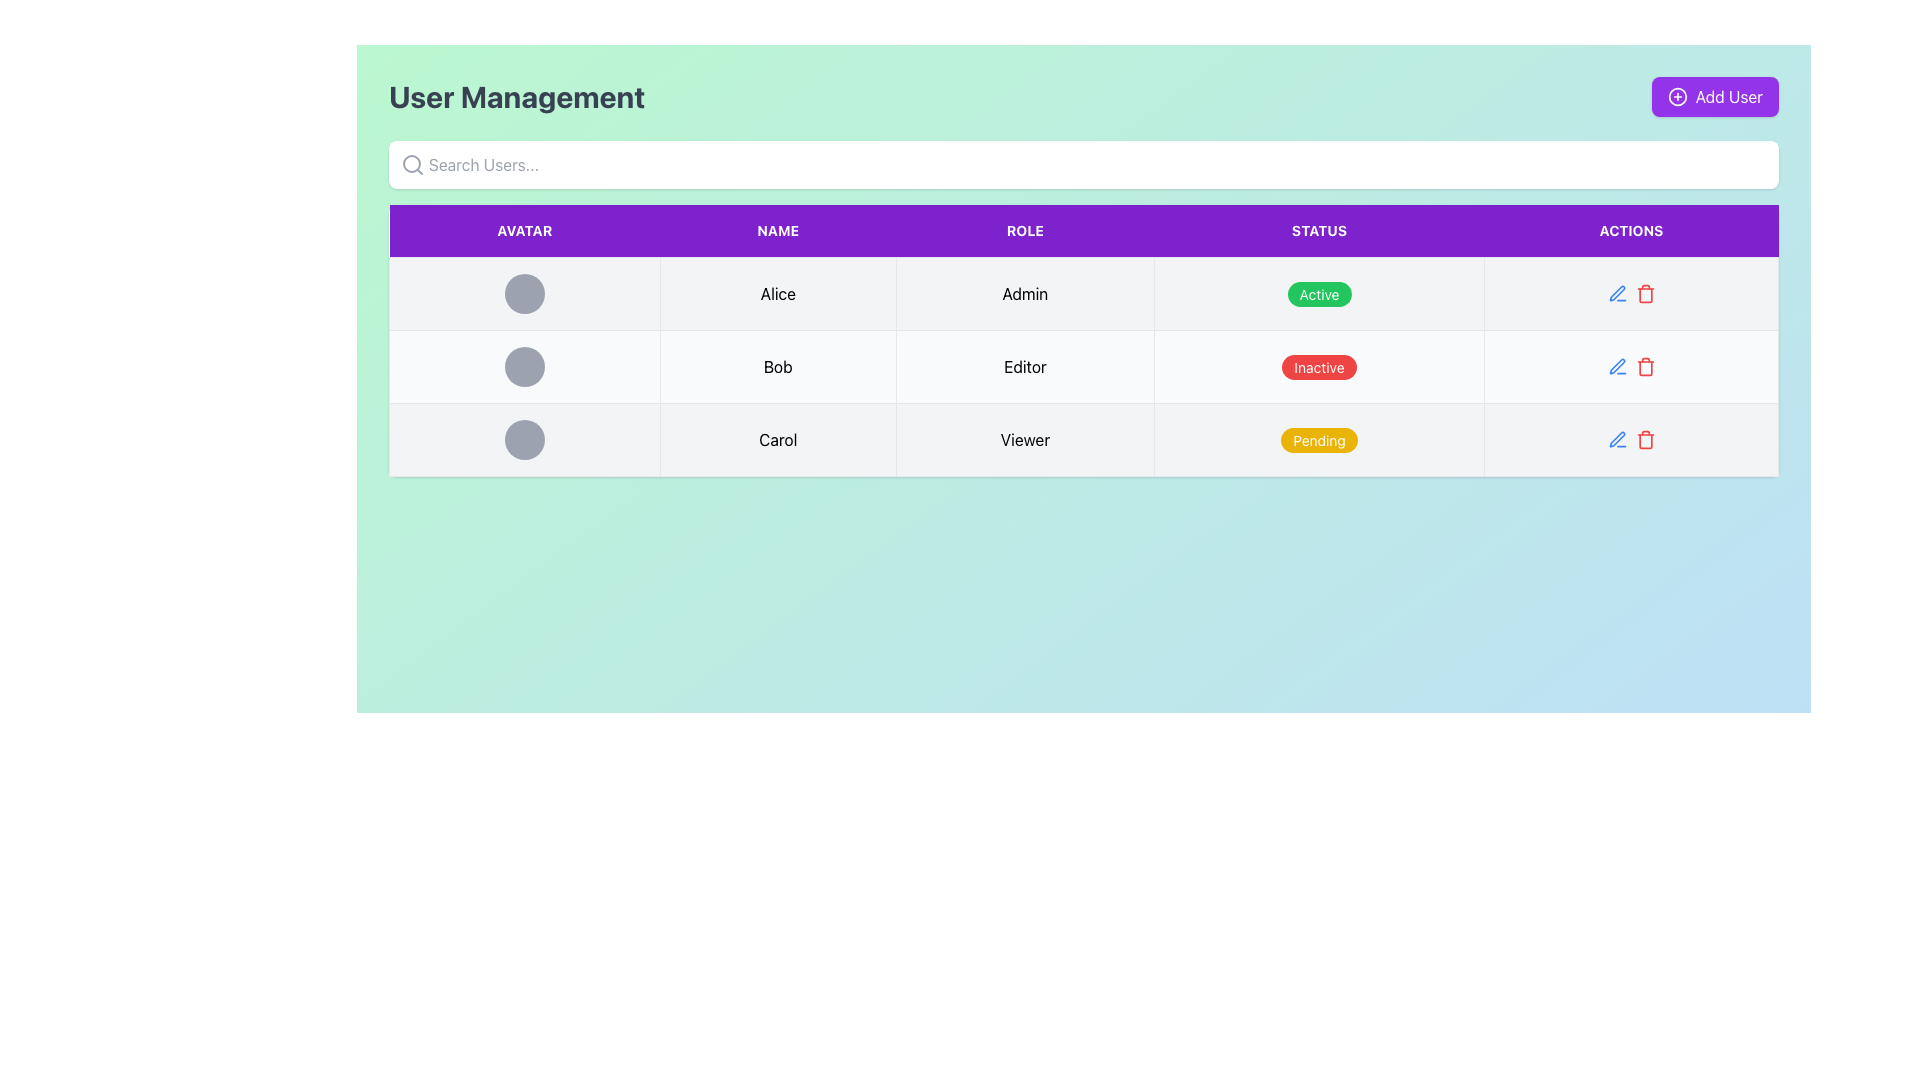 The width and height of the screenshot is (1920, 1080). Describe the element at coordinates (524, 438) in the screenshot. I see `the image placeholder representing the profile avatar for the user 'Carol' located in the third row under the 'Avatar' column` at that location.